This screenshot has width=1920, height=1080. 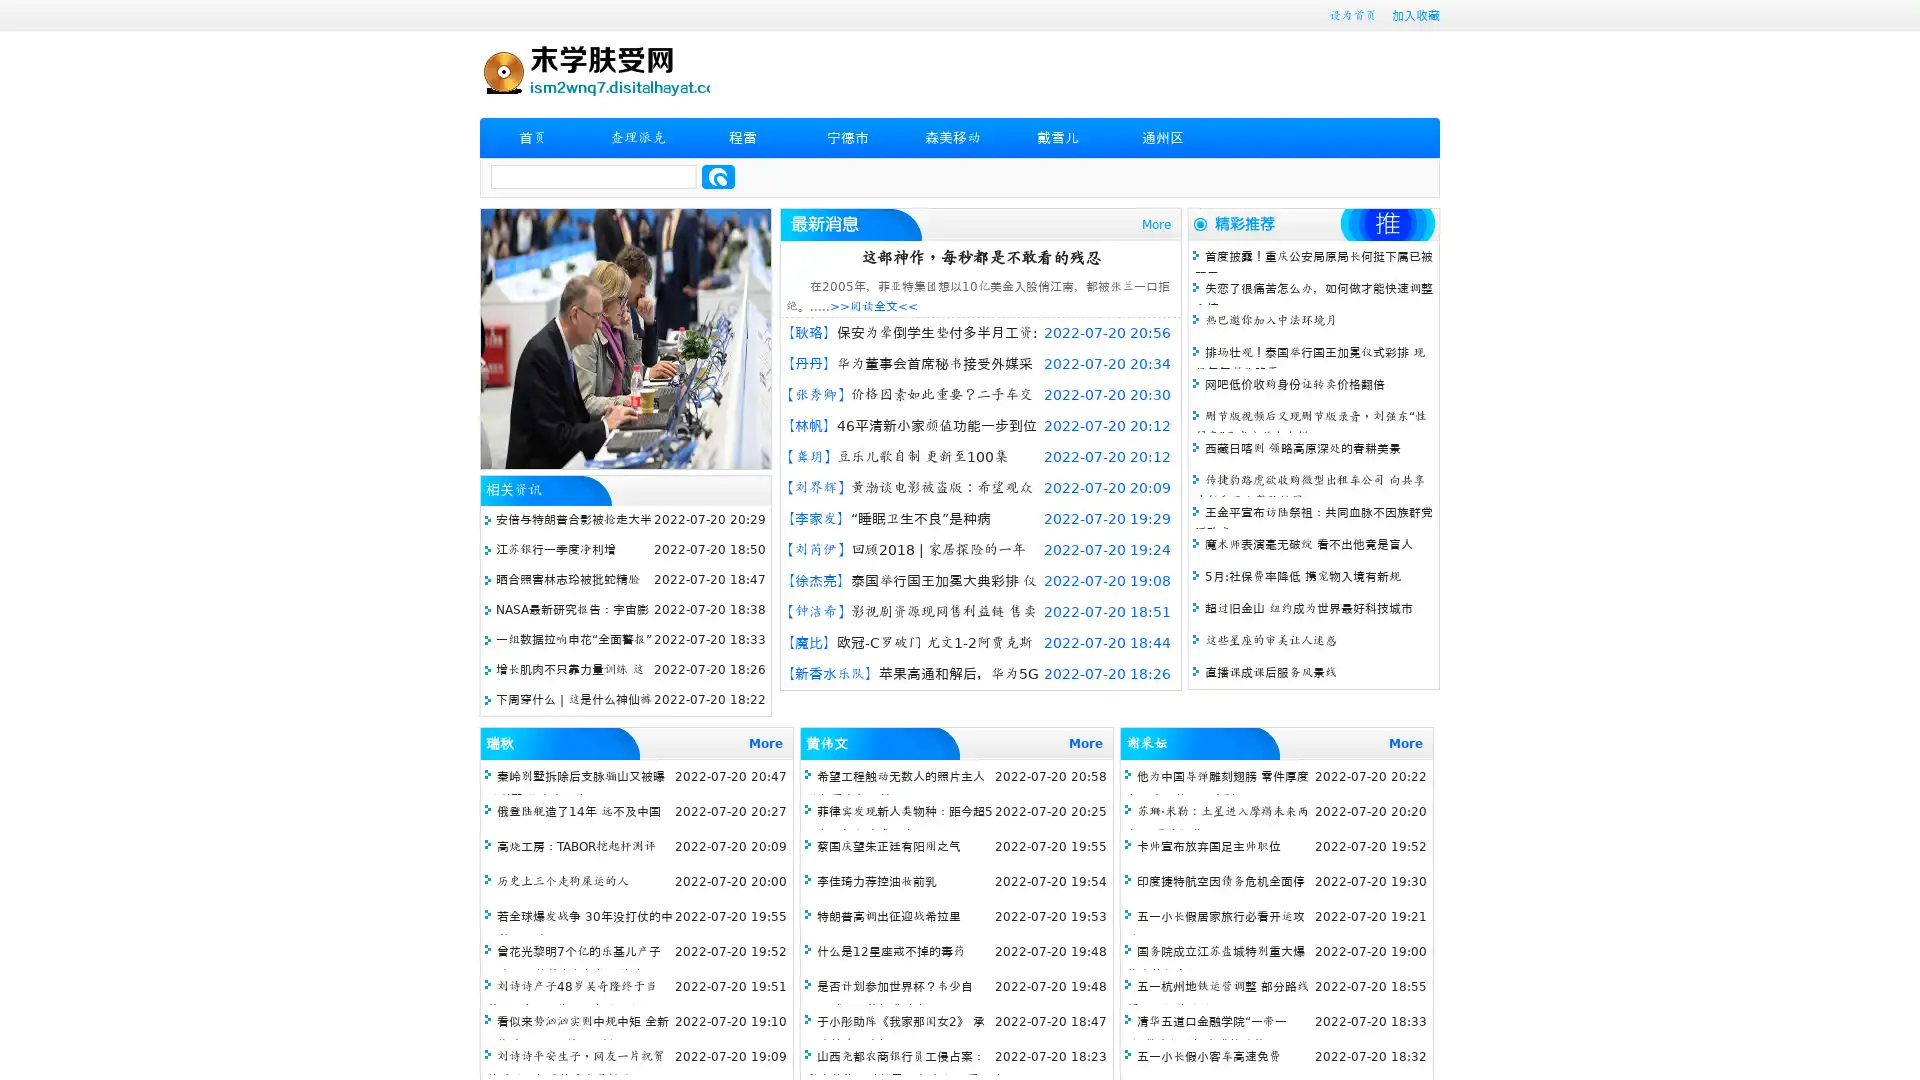 What do you see at coordinates (718, 176) in the screenshot?
I see `Search` at bounding box center [718, 176].